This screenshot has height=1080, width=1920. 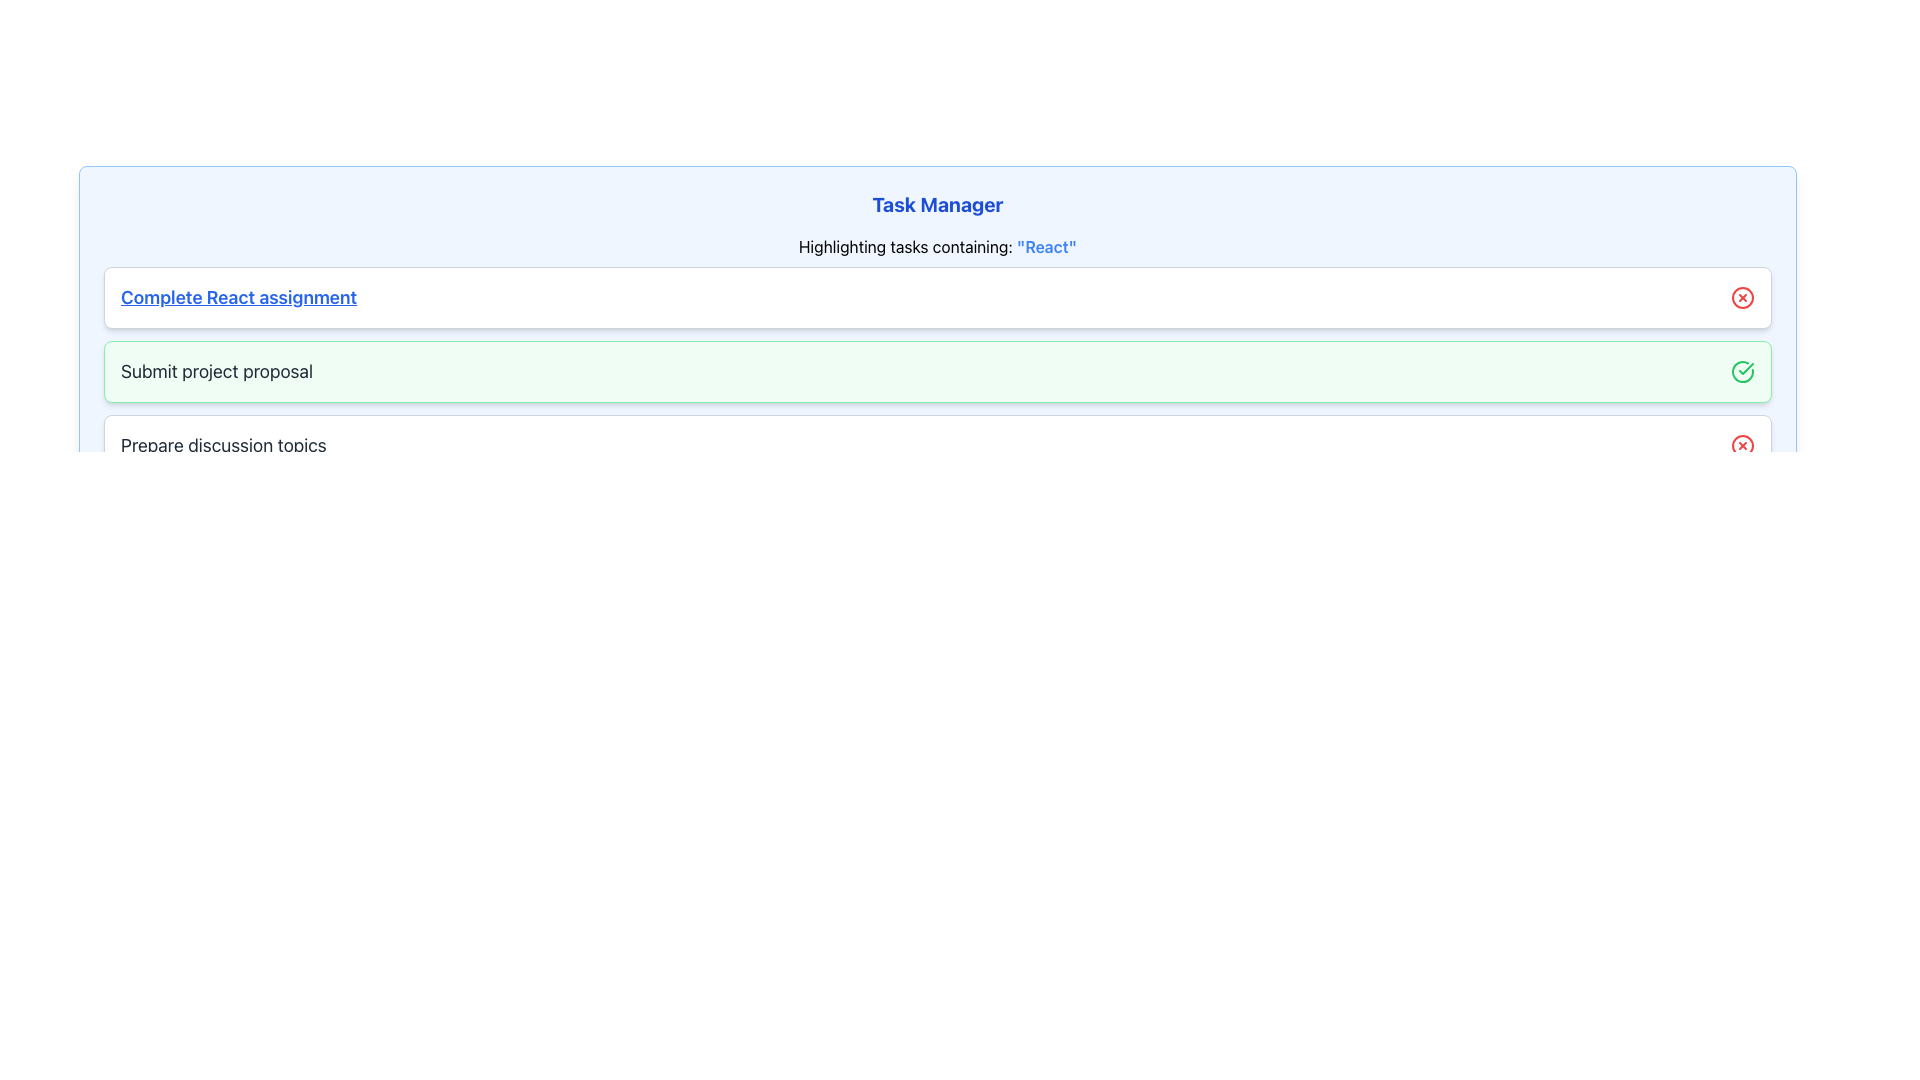 I want to click on the text label that says 'Prepare discussion topics', which is styled in large dark gray font and positioned below 'Submit project proposal', so click(x=223, y=444).